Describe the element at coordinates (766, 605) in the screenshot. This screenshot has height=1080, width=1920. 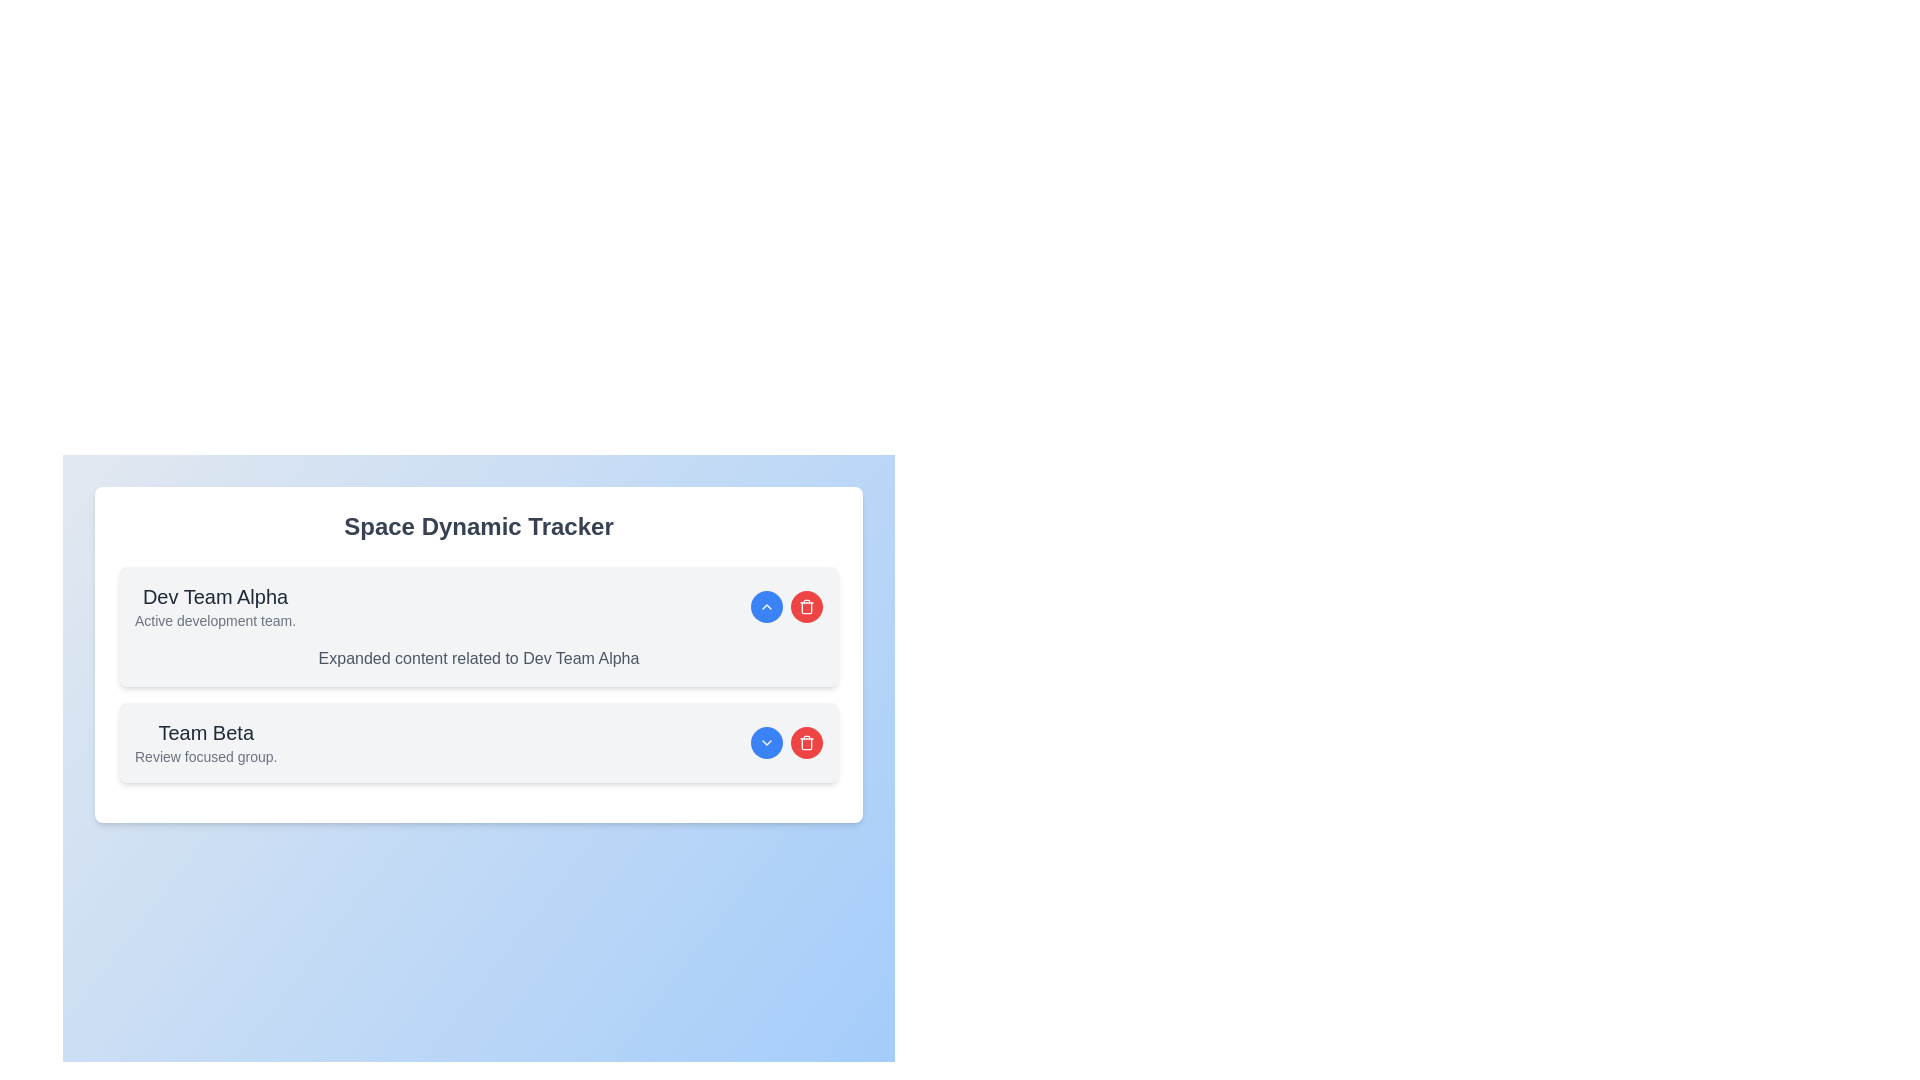
I see `the triangular upward-pointing icon embedded in the blue circular button located to the right of the 'Team Beta' list entry` at that location.